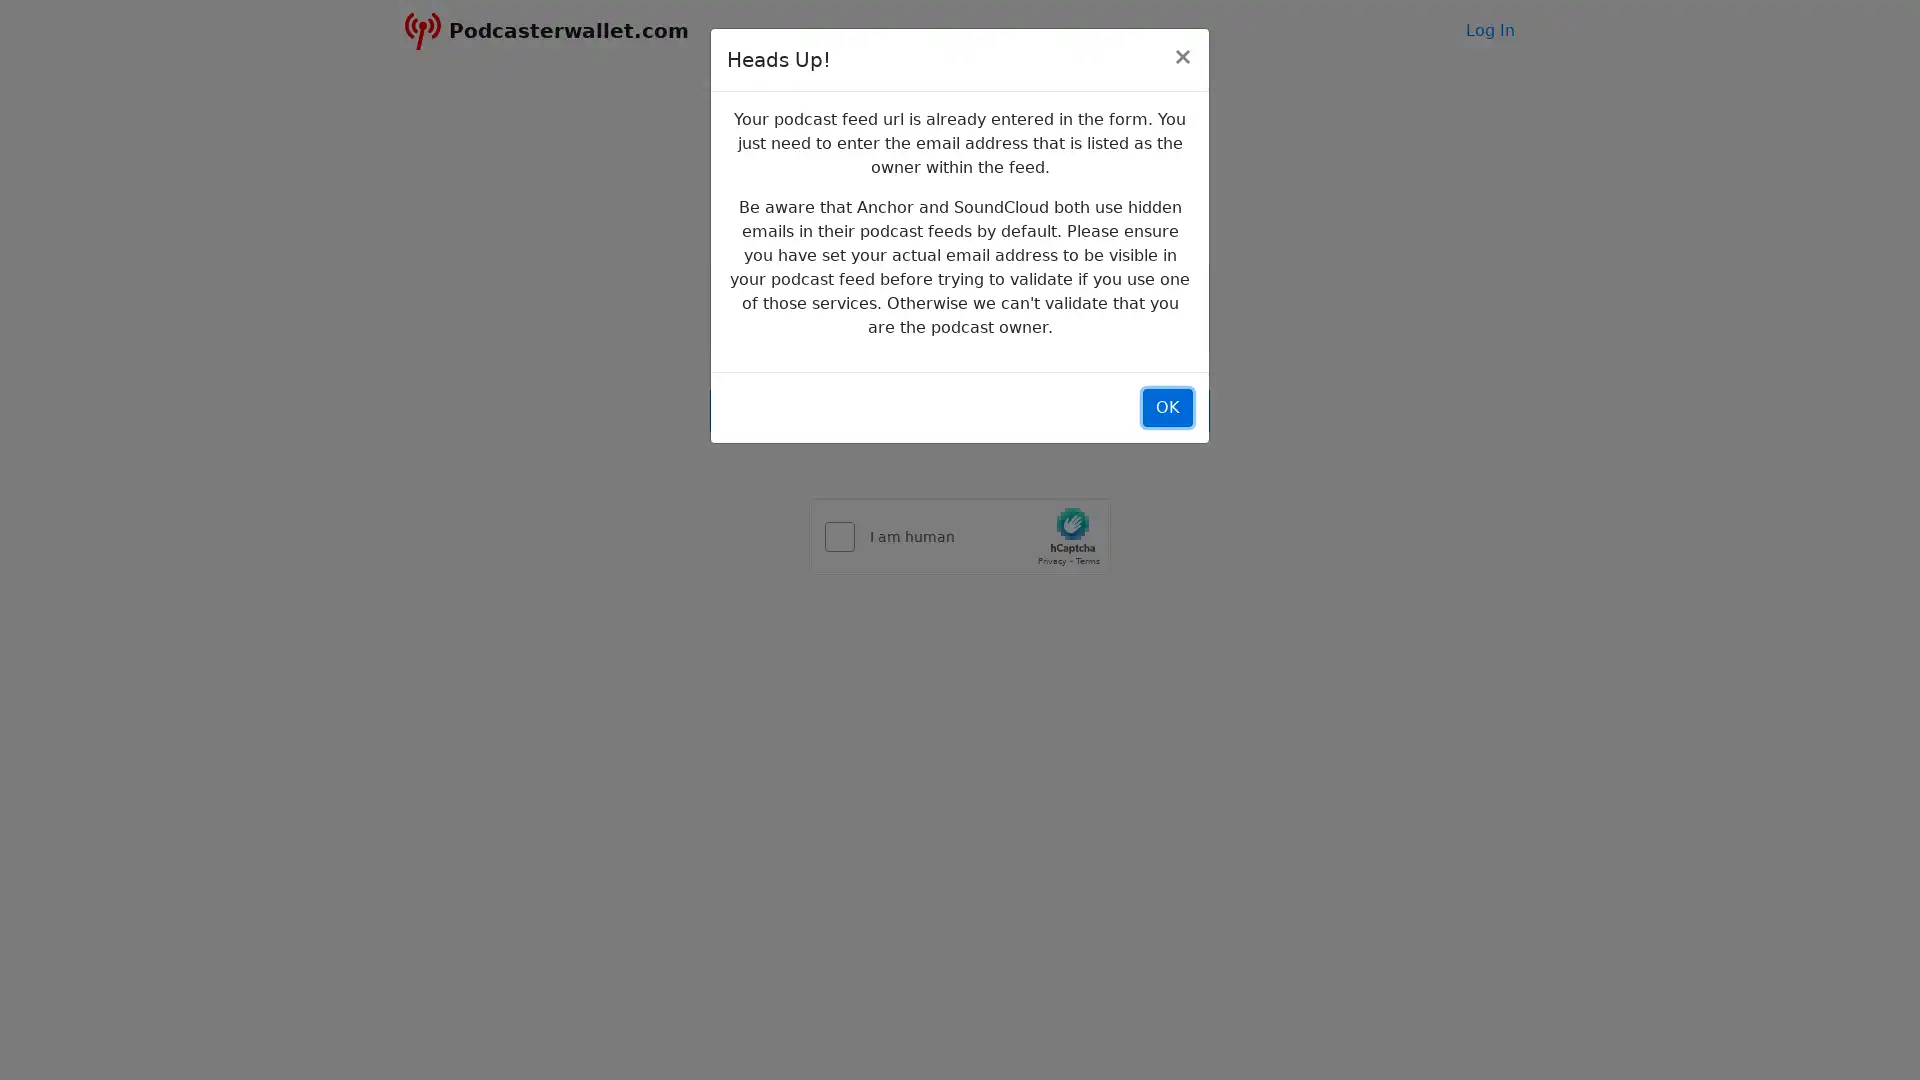  Describe the element at coordinates (1167, 407) in the screenshot. I see `OK` at that location.